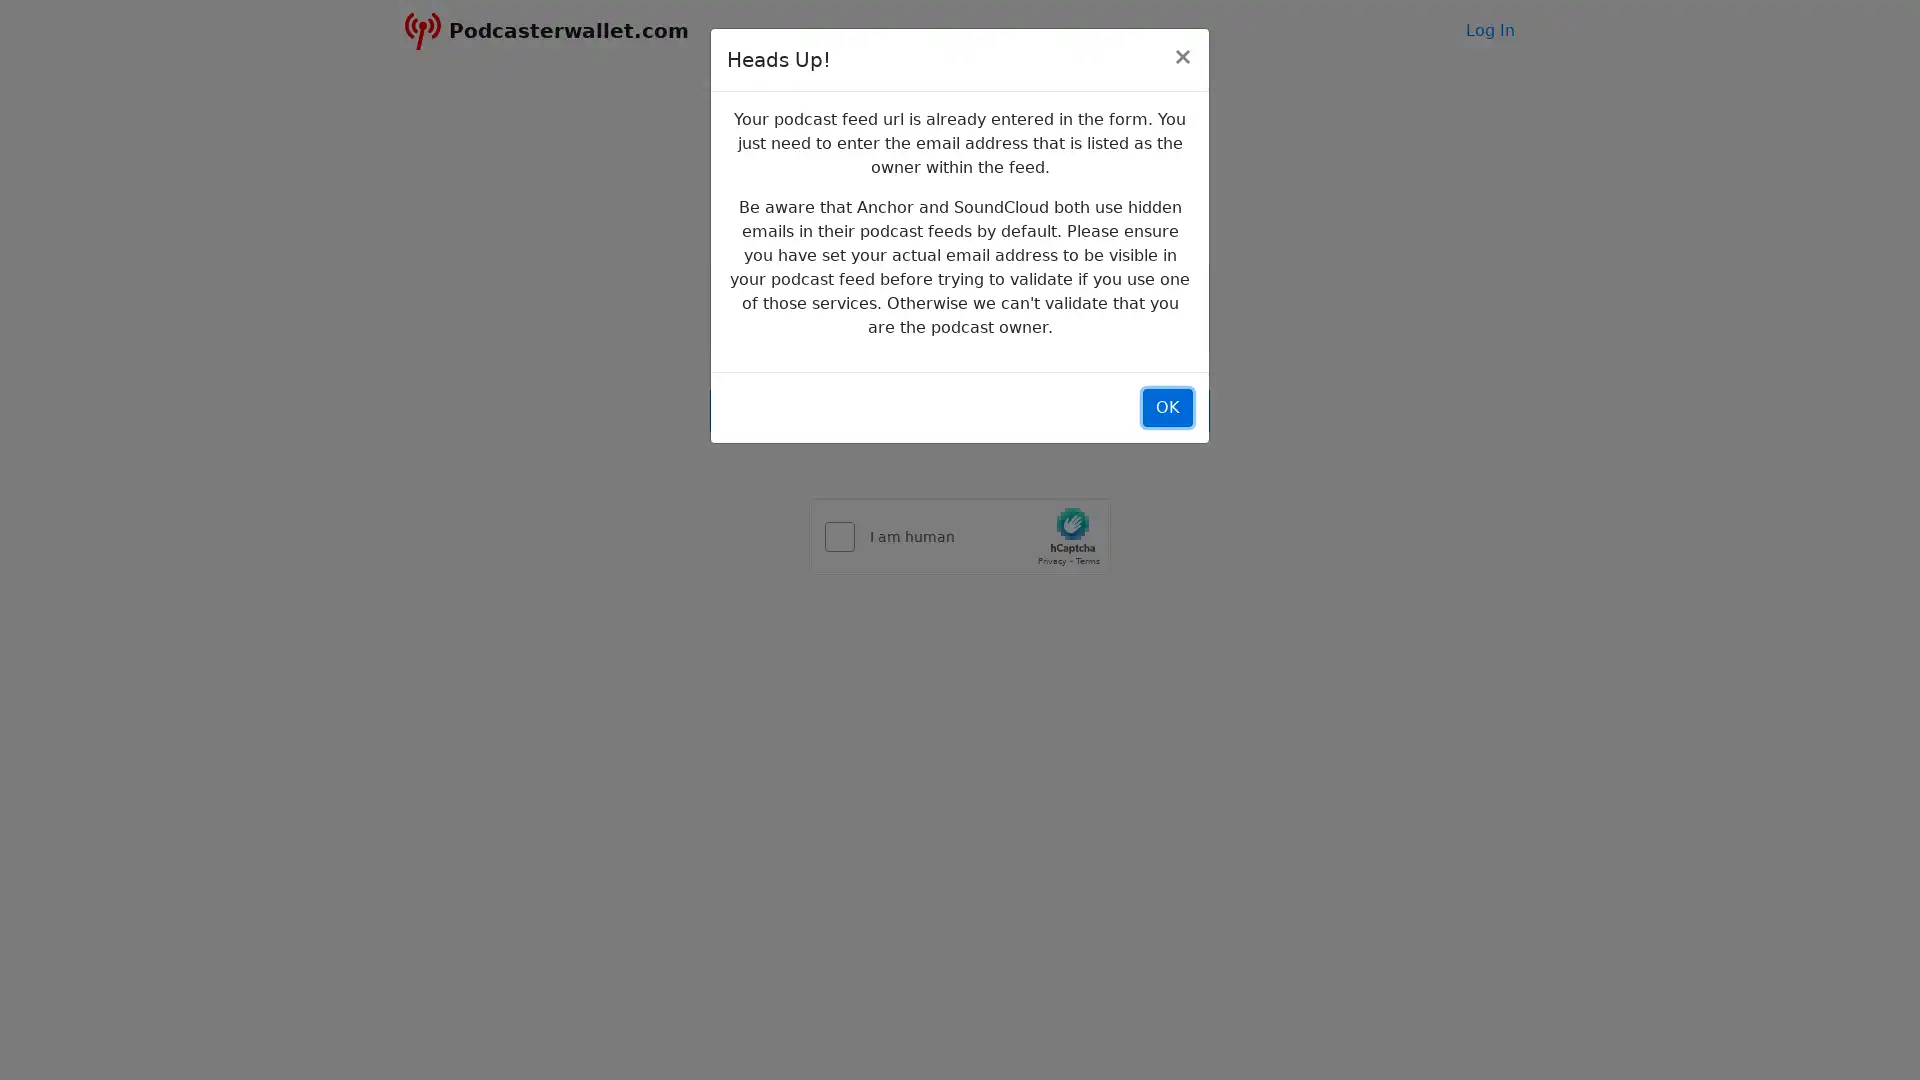  Describe the element at coordinates (1167, 407) in the screenshot. I see `OK` at that location.